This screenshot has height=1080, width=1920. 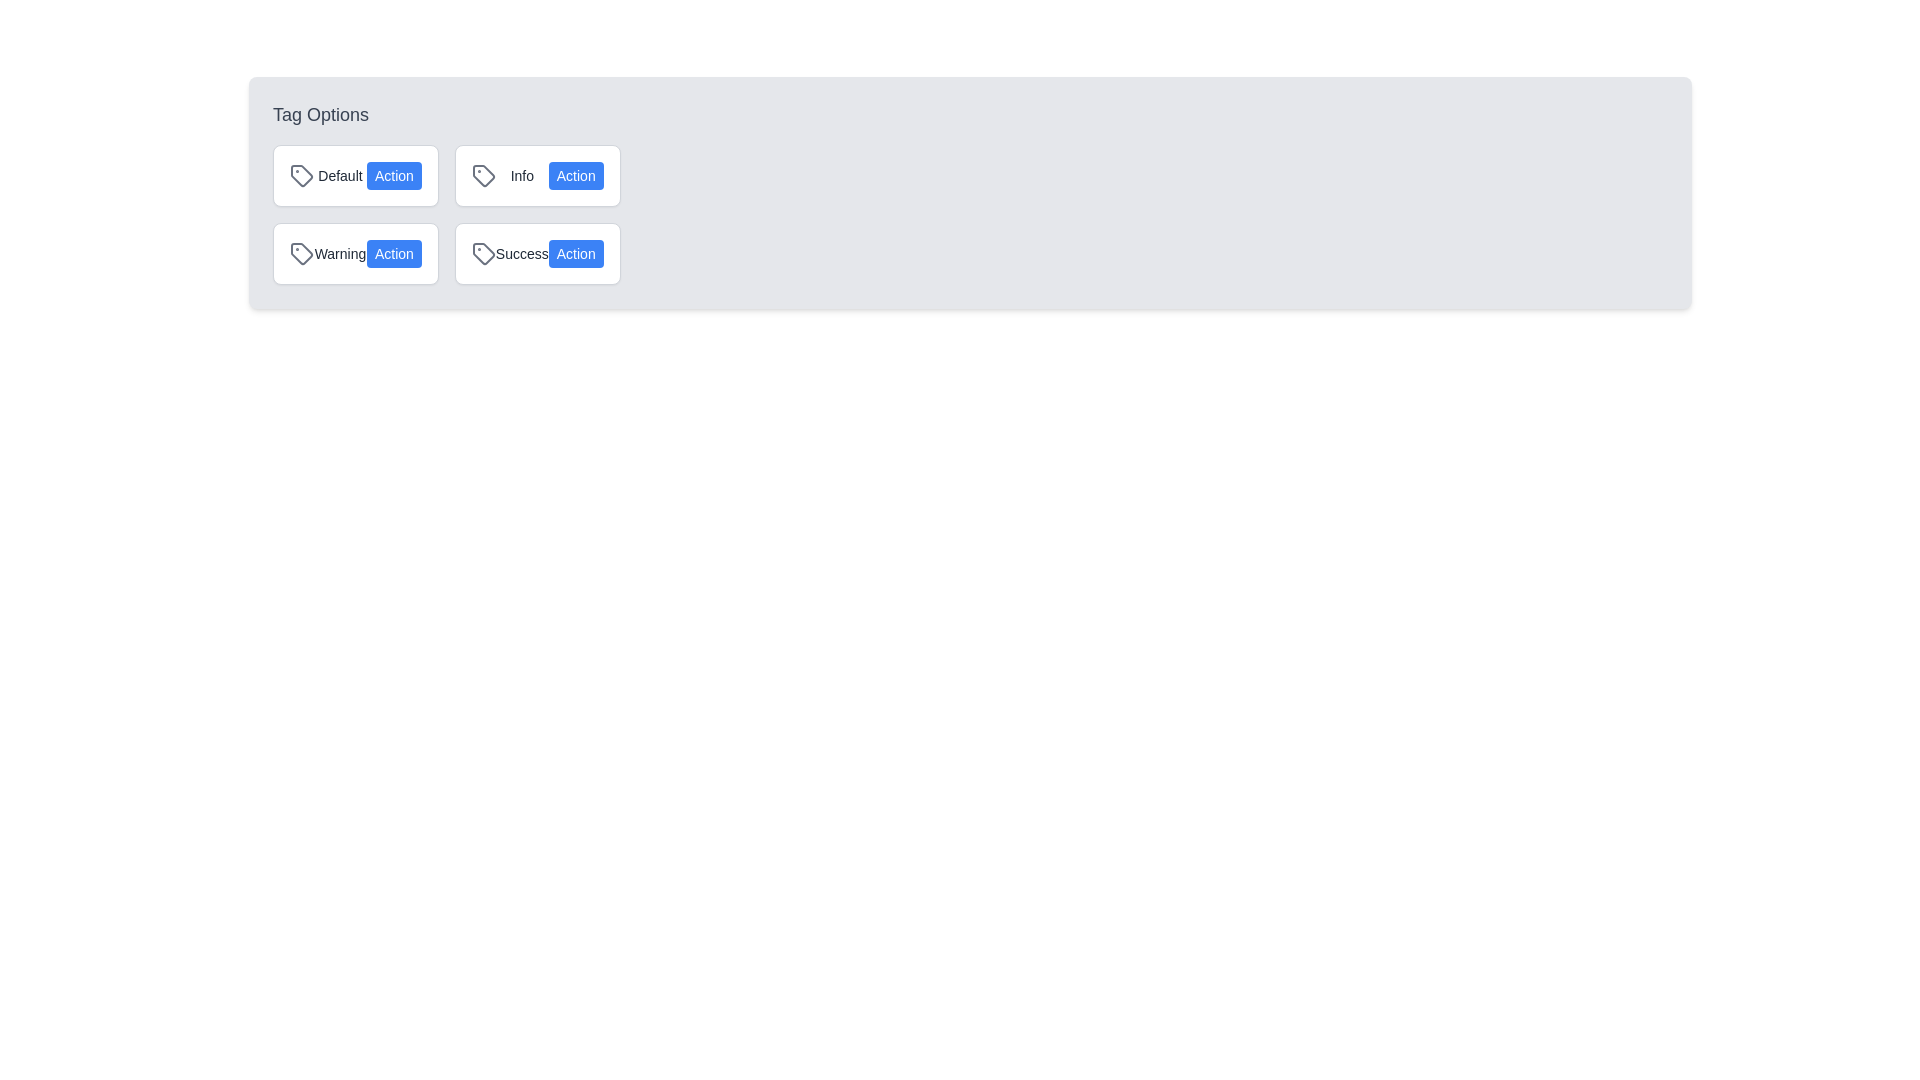 What do you see at coordinates (575, 175) in the screenshot?
I see `the rectangular button labeled 'Action' with a blue background and white text, located in the 'Info' panel` at bounding box center [575, 175].